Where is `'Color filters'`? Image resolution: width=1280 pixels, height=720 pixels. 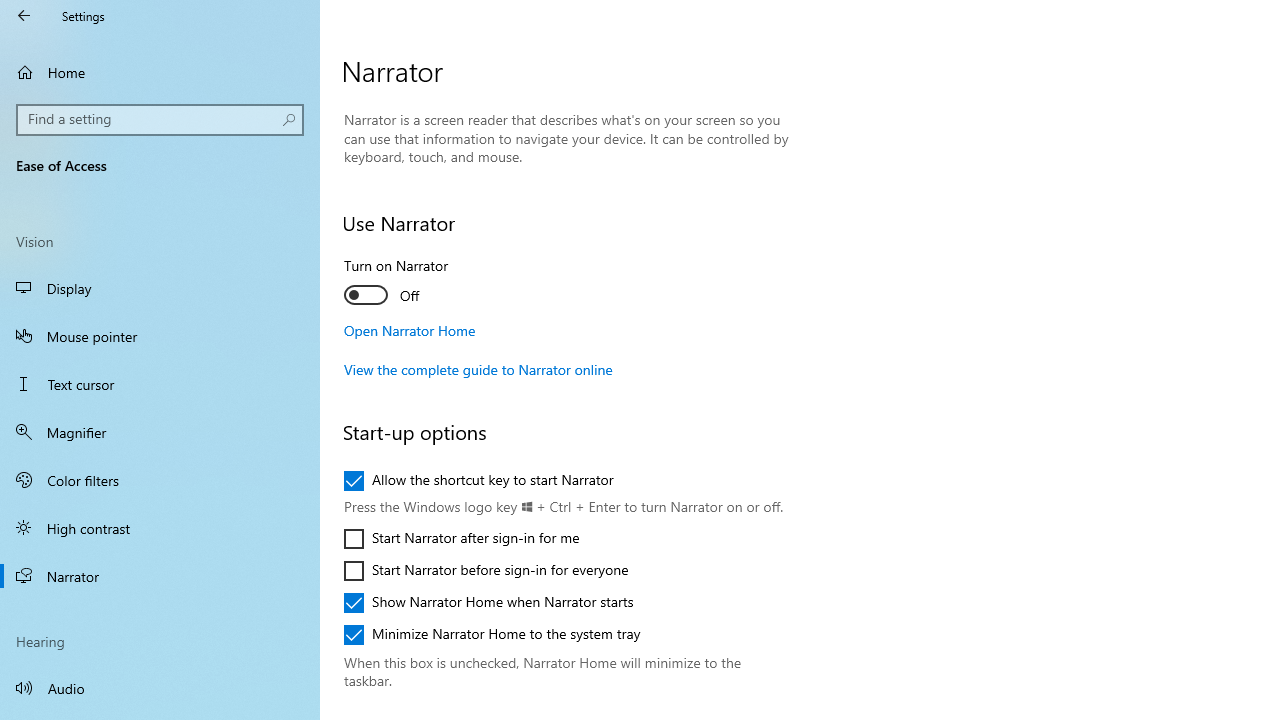
'Color filters' is located at coordinates (160, 479).